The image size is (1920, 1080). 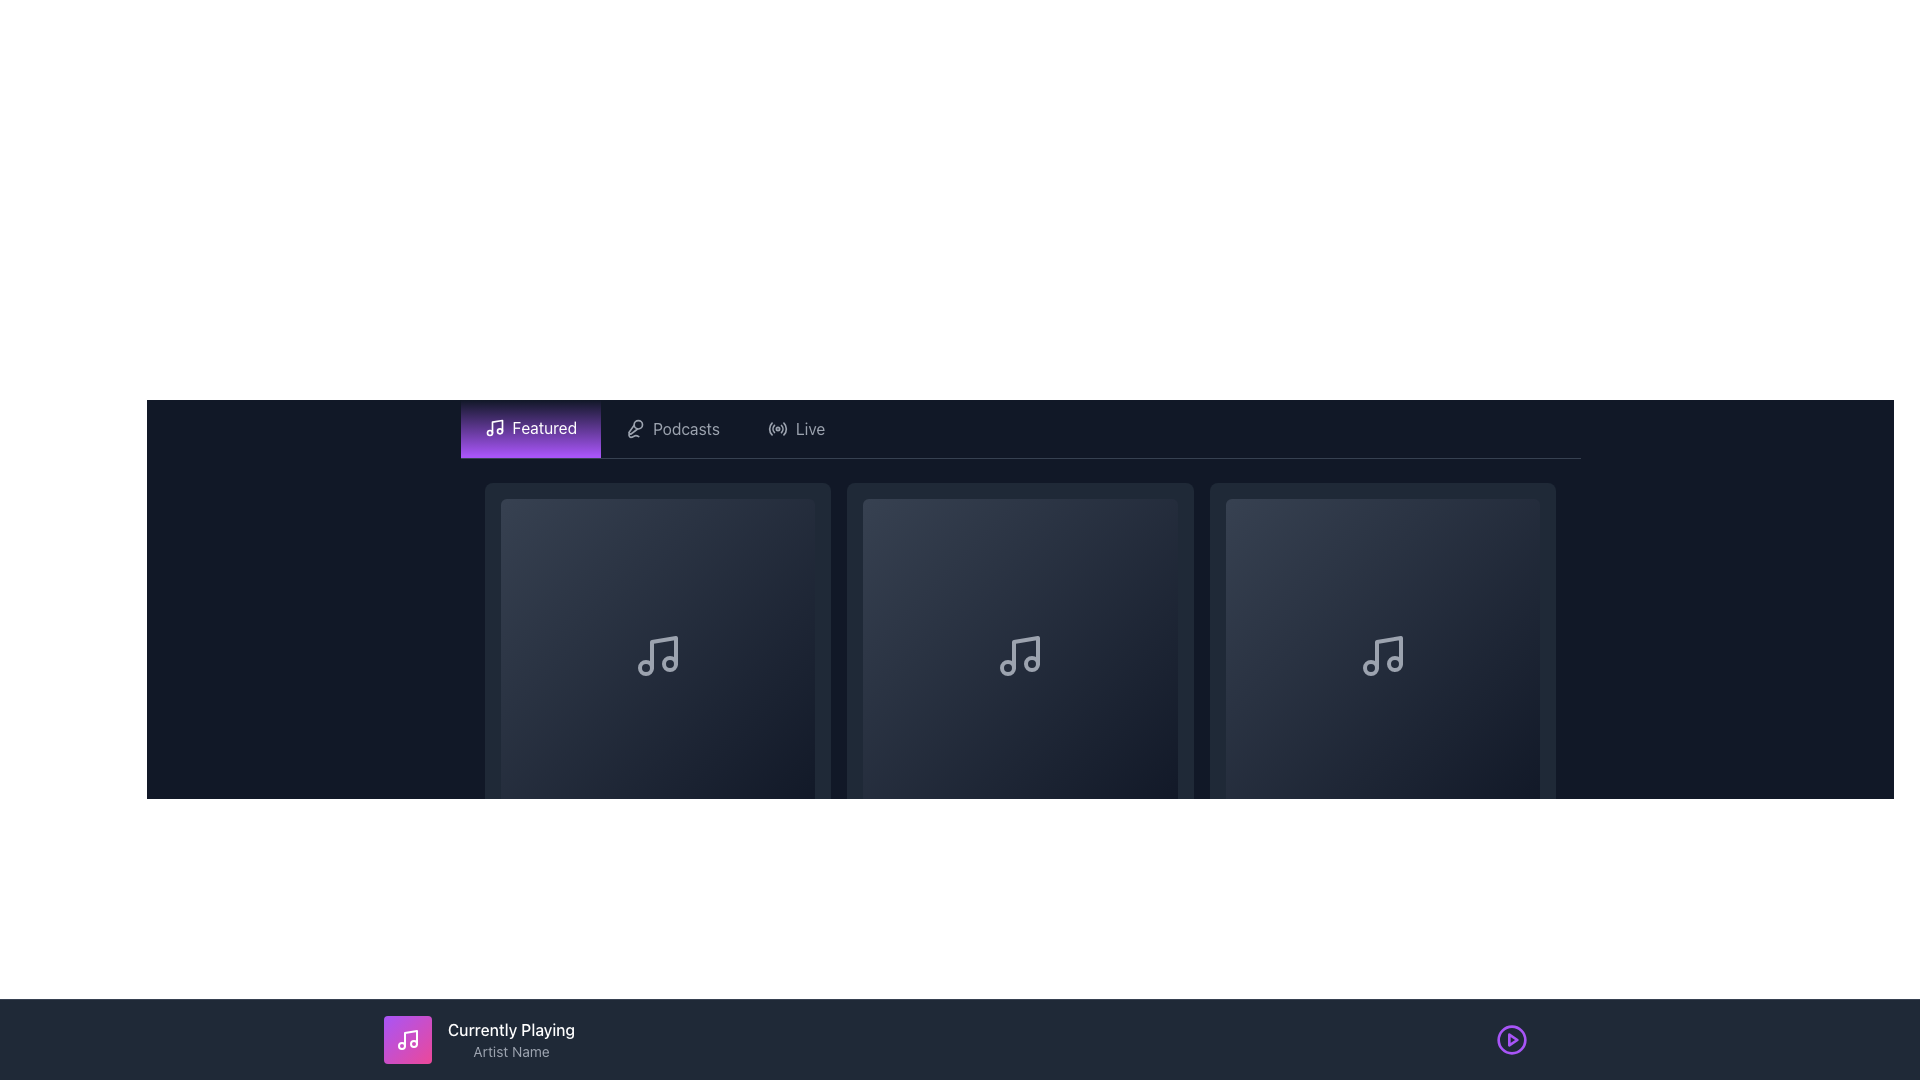 What do you see at coordinates (1026, 653) in the screenshot?
I see `the musical note icon, which is styled in a light color and located in the second position among similar card containers` at bounding box center [1026, 653].